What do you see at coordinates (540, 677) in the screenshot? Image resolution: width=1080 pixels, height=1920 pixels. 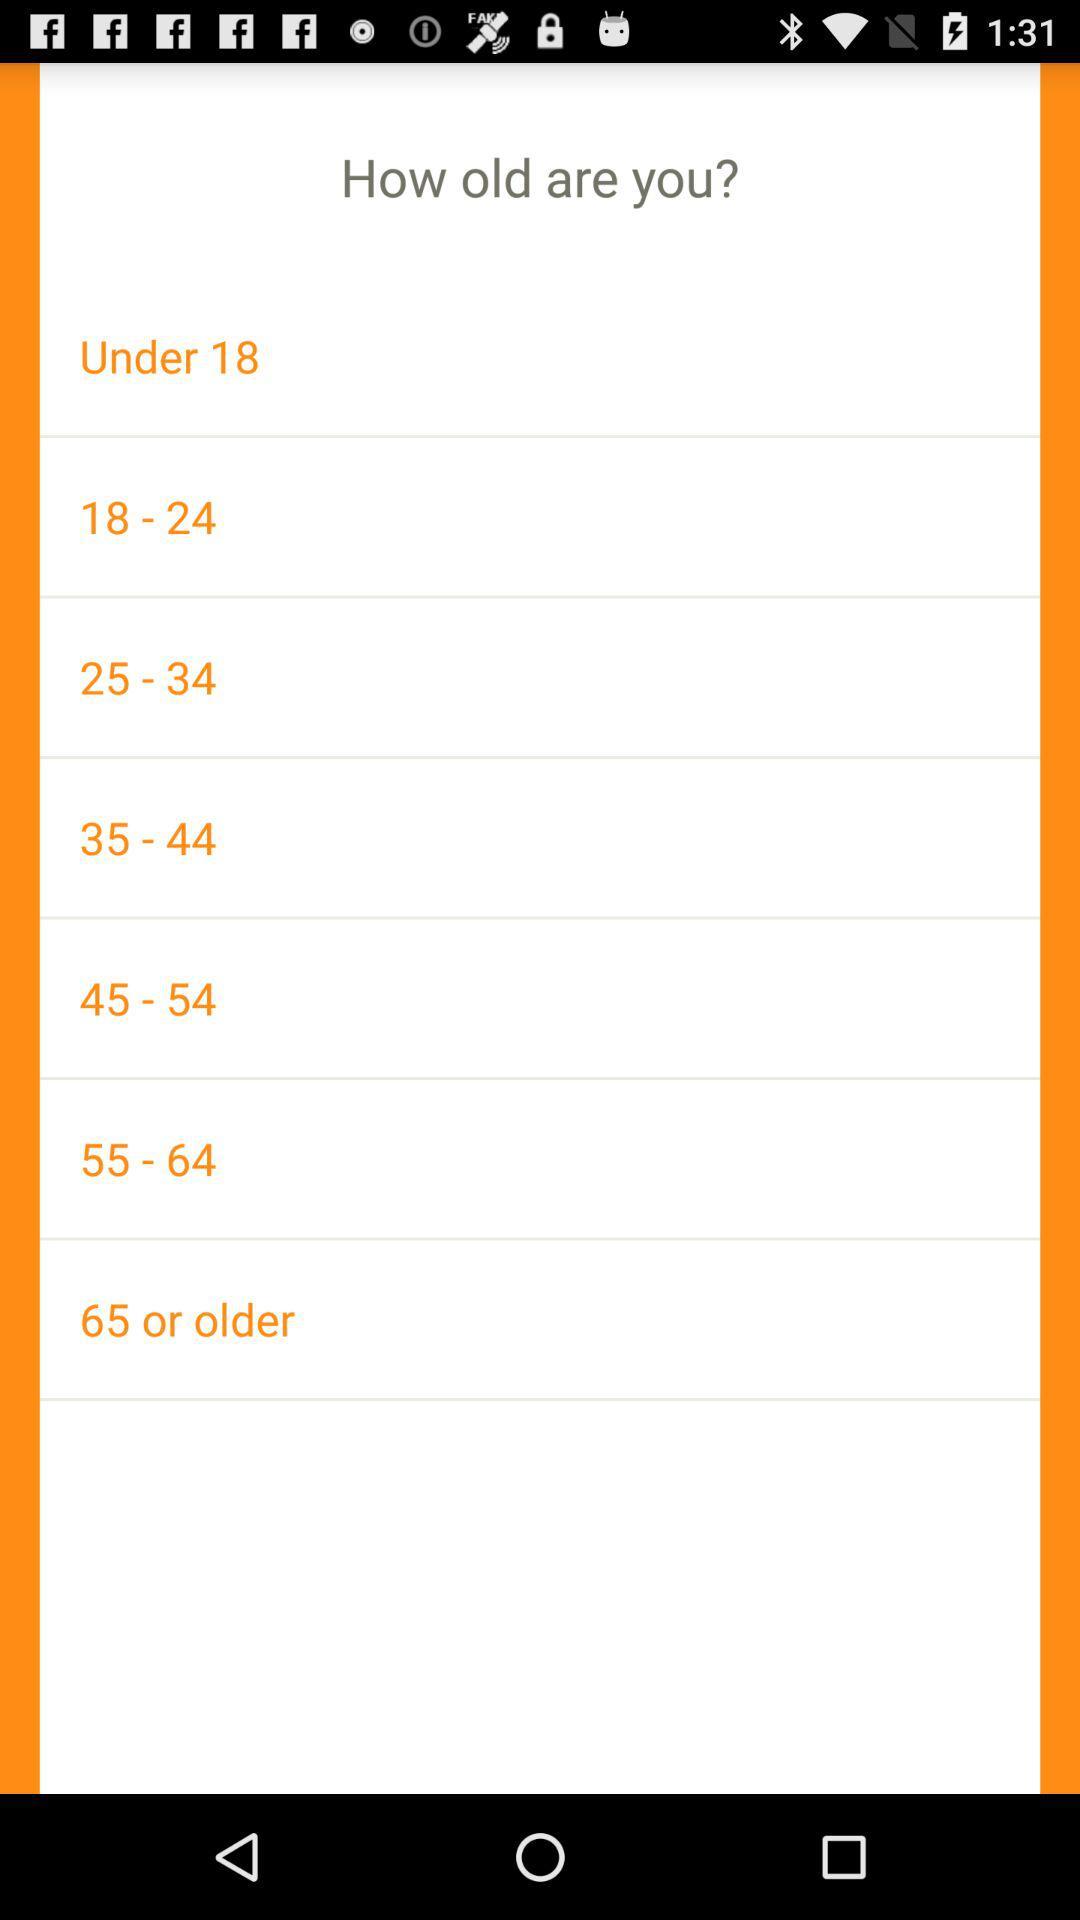 I see `25 - 34` at bounding box center [540, 677].